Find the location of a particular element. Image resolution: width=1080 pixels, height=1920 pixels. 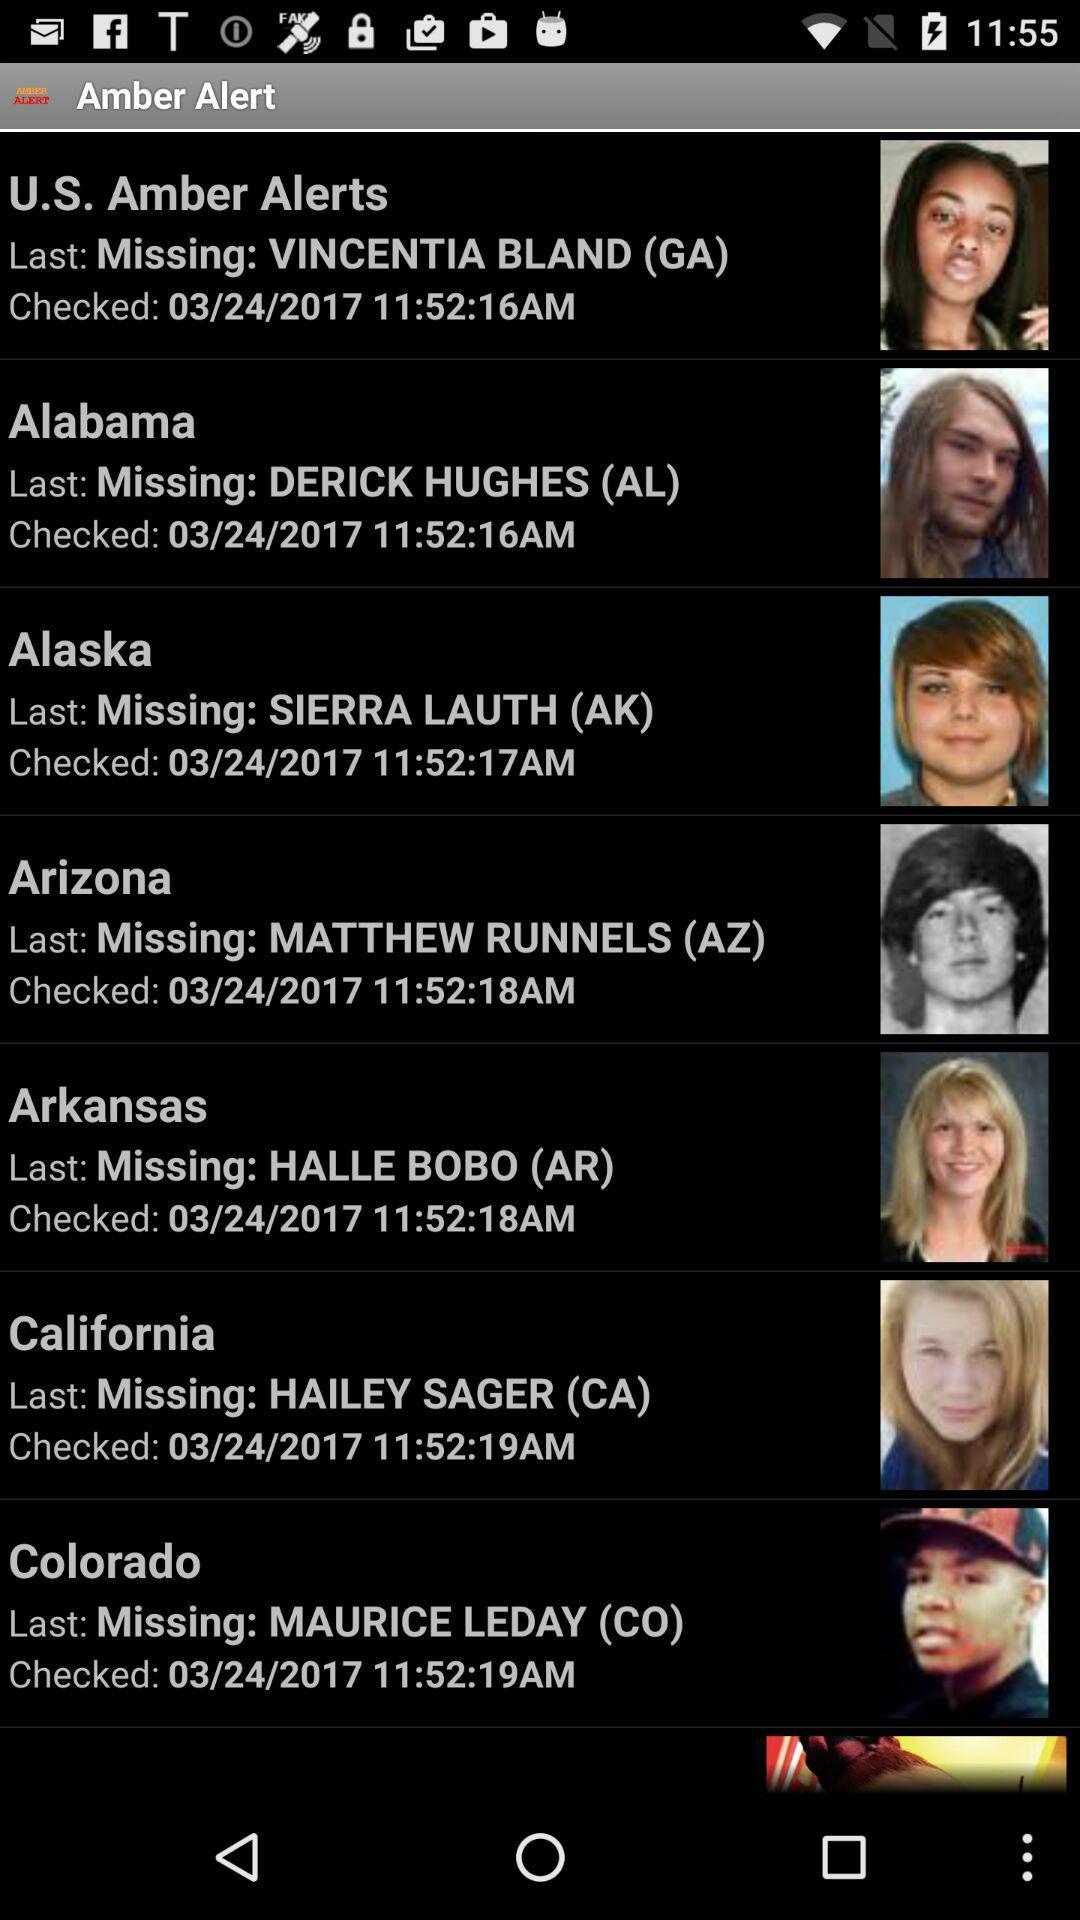

alaska is located at coordinates (434, 647).